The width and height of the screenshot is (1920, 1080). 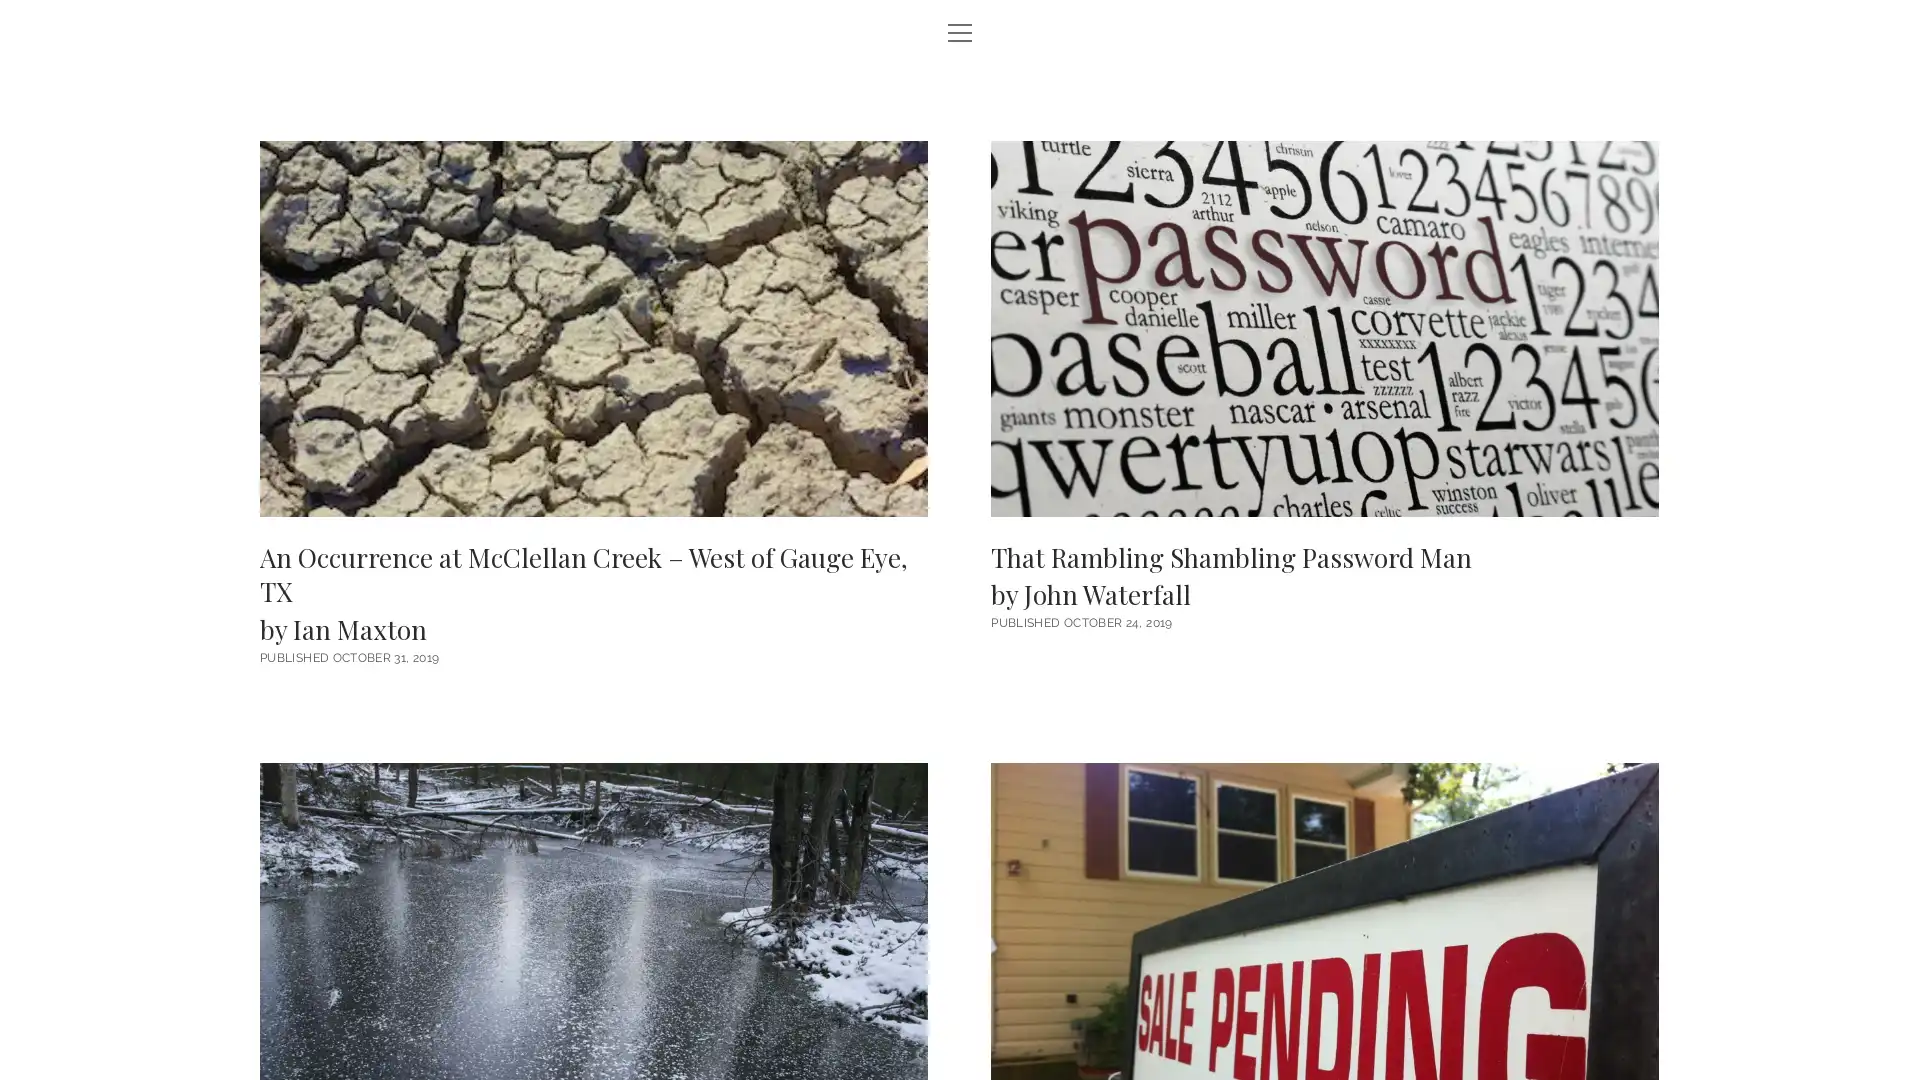 What do you see at coordinates (960, 34) in the screenshot?
I see `open menu` at bounding box center [960, 34].